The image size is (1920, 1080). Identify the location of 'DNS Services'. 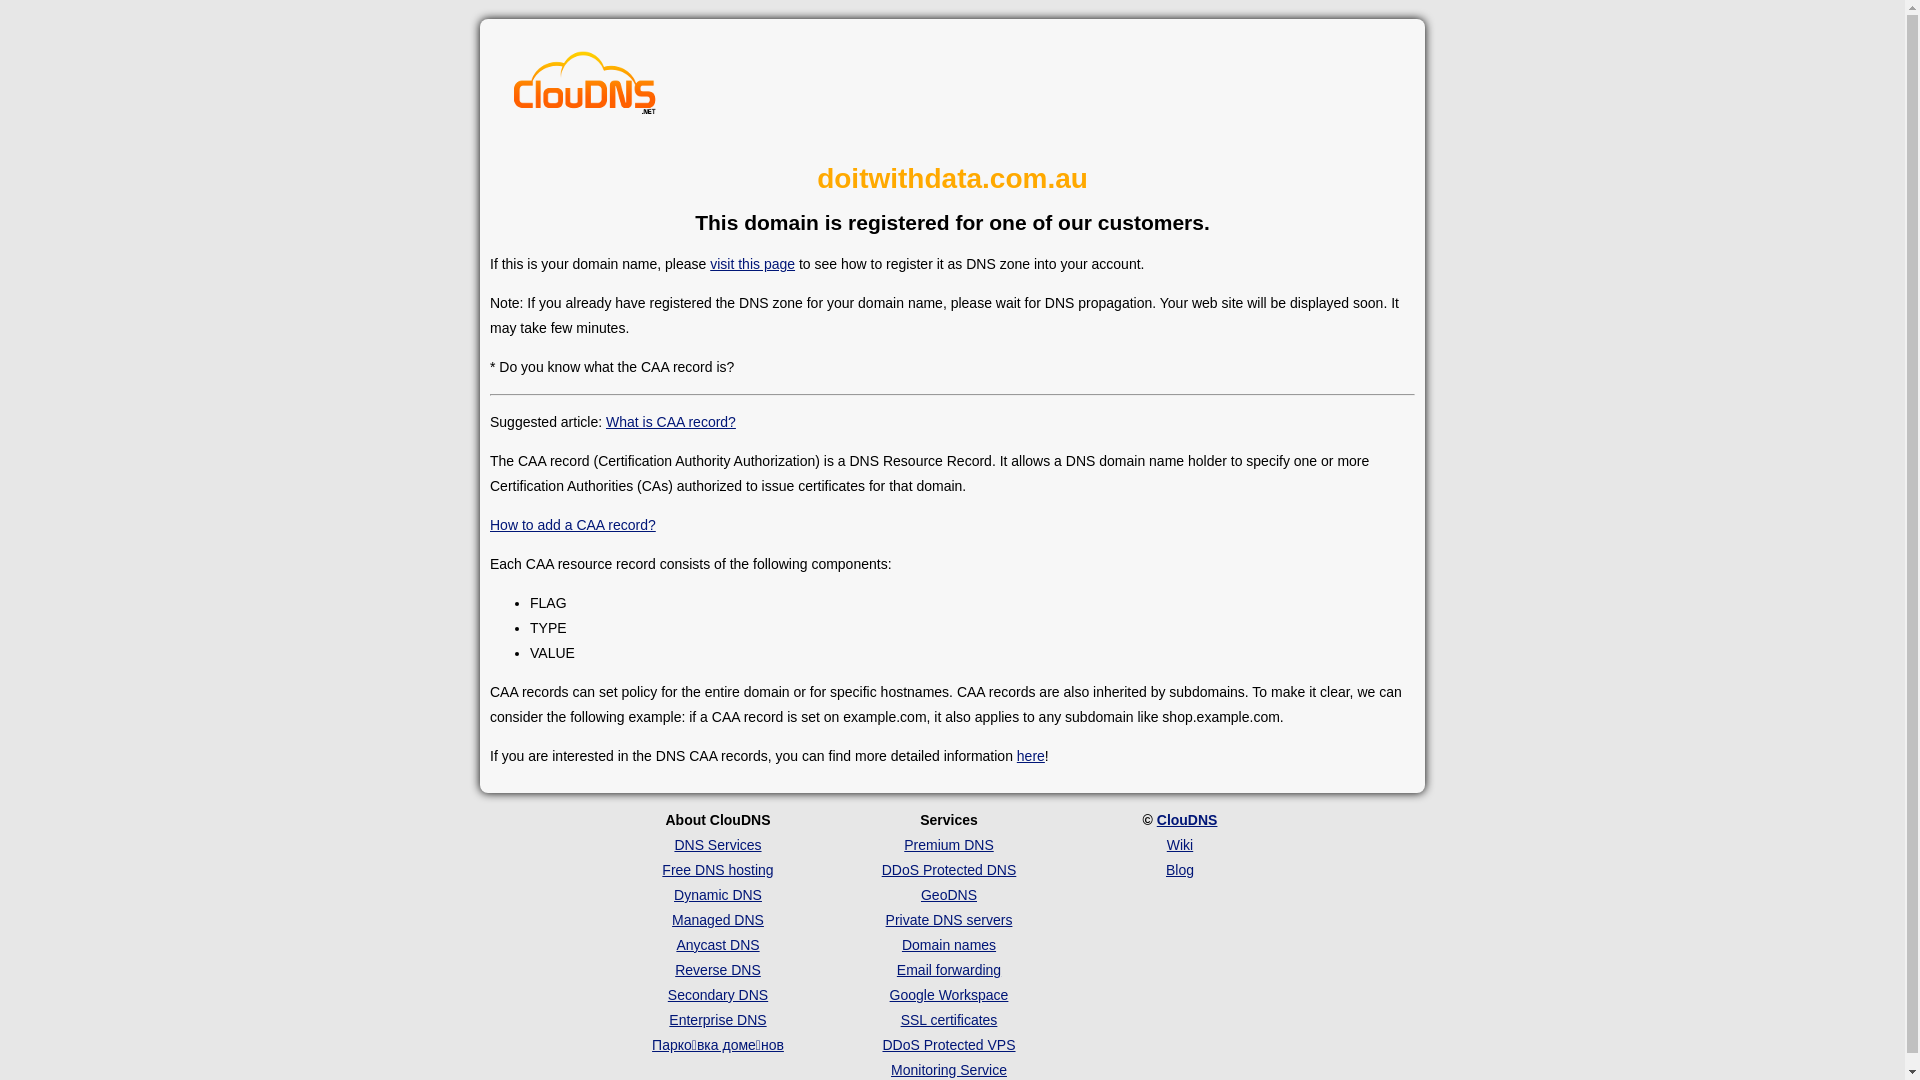
(717, 844).